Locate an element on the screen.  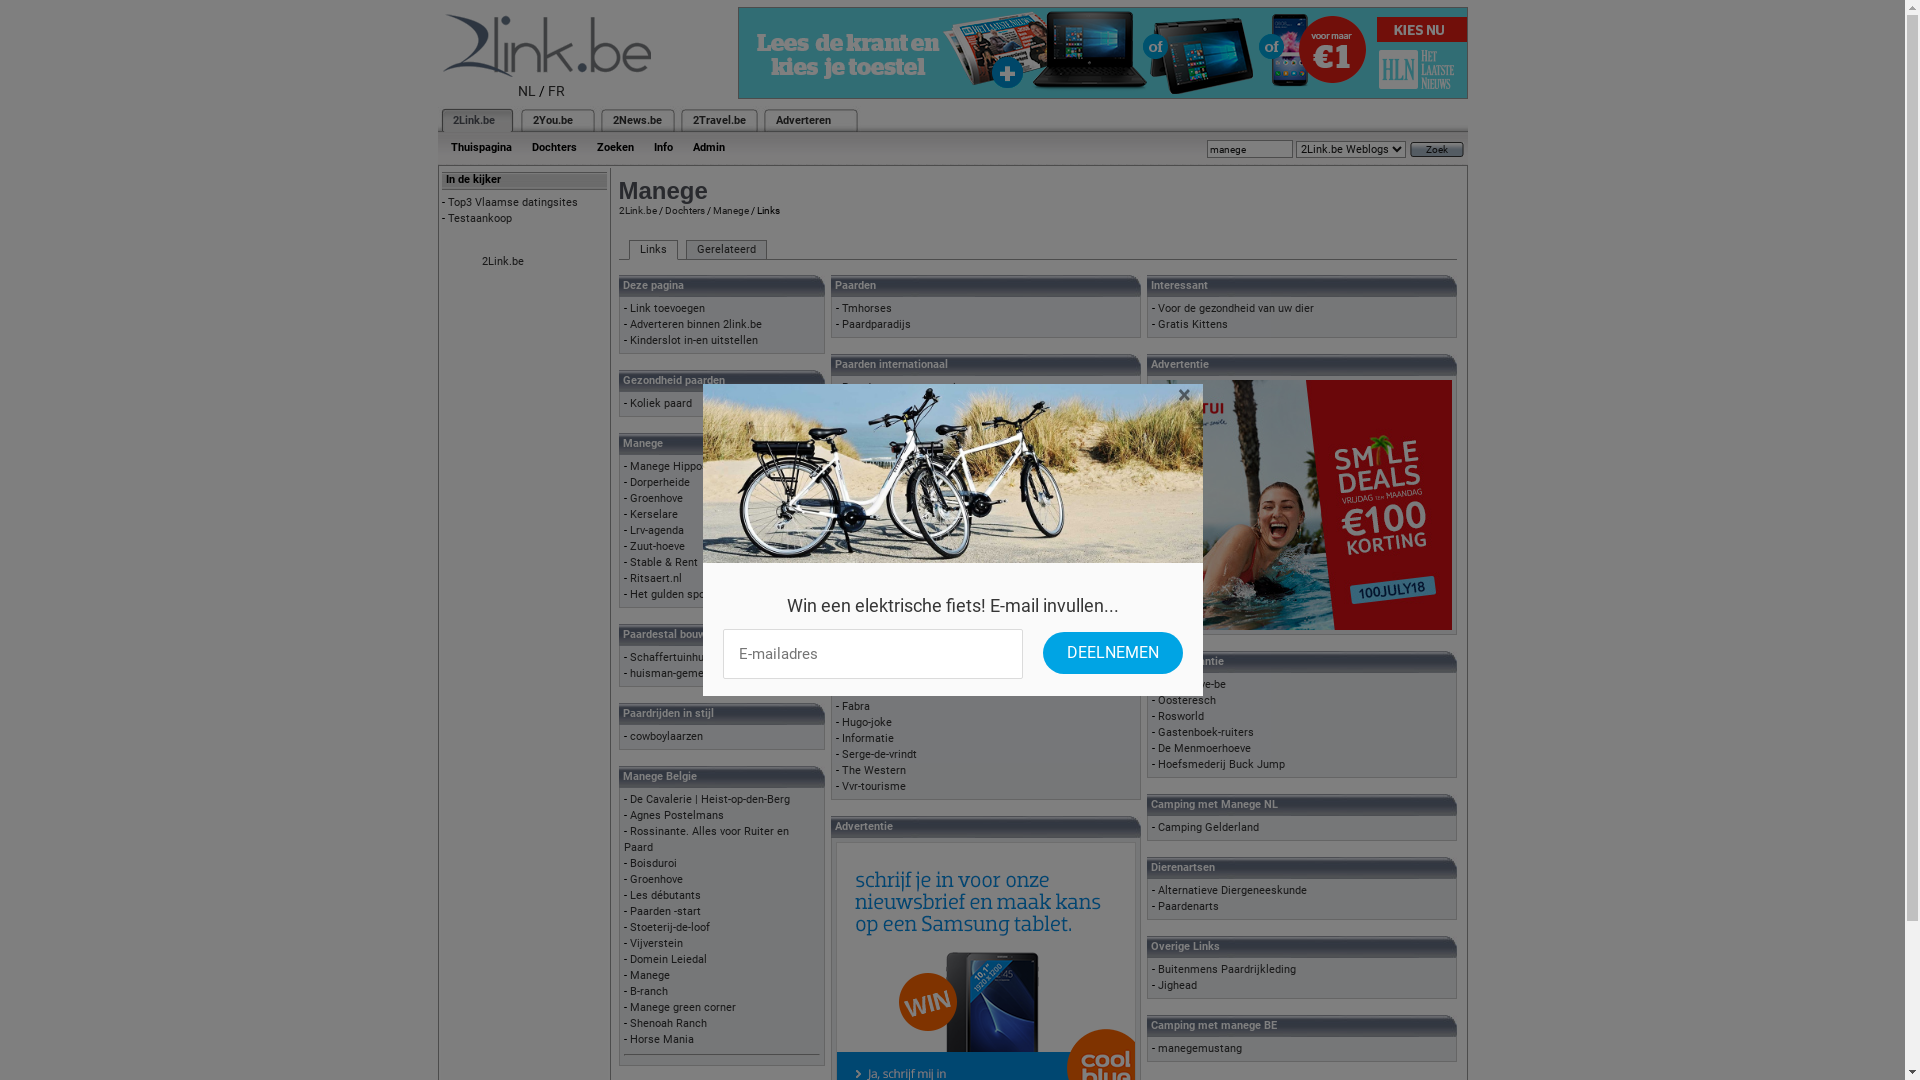
'Korona' is located at coordinates (841, 403).